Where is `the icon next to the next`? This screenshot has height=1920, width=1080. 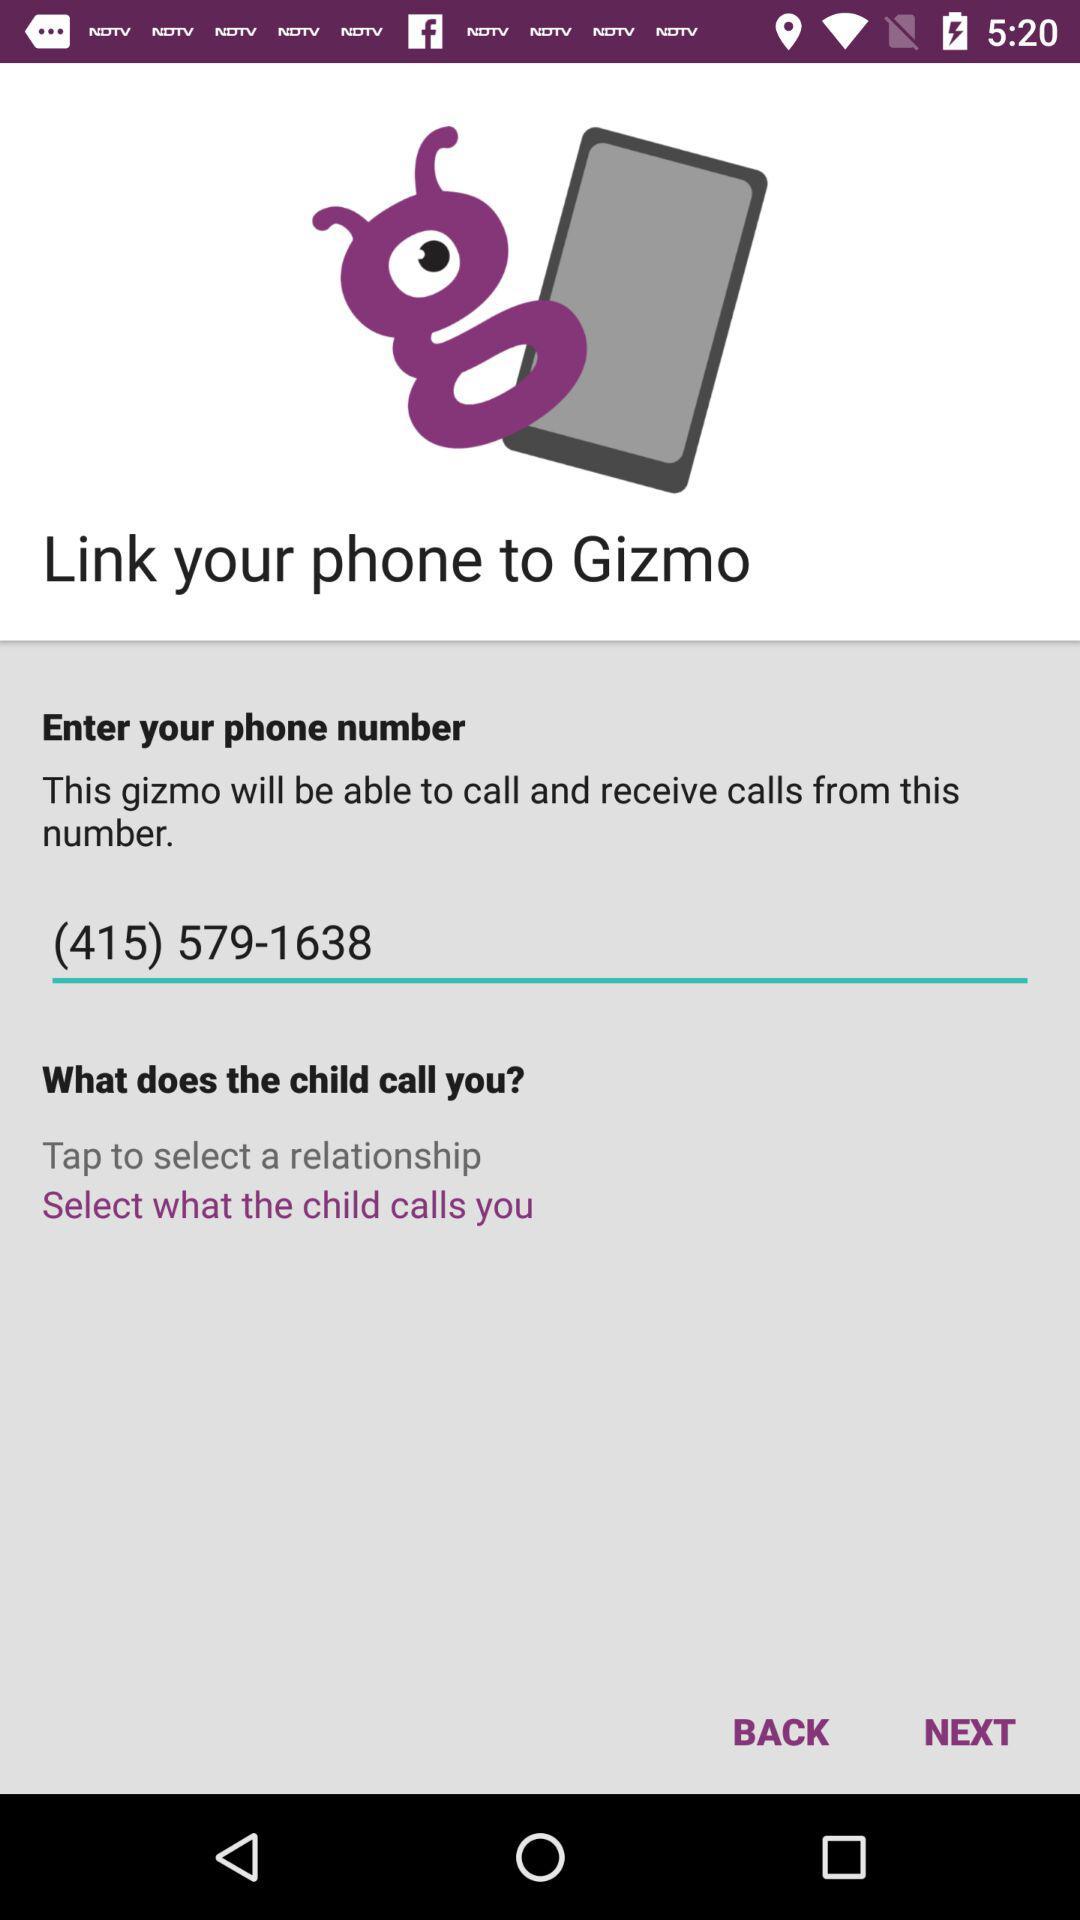 the icon next to the next is located at coordinates (779, 1730).